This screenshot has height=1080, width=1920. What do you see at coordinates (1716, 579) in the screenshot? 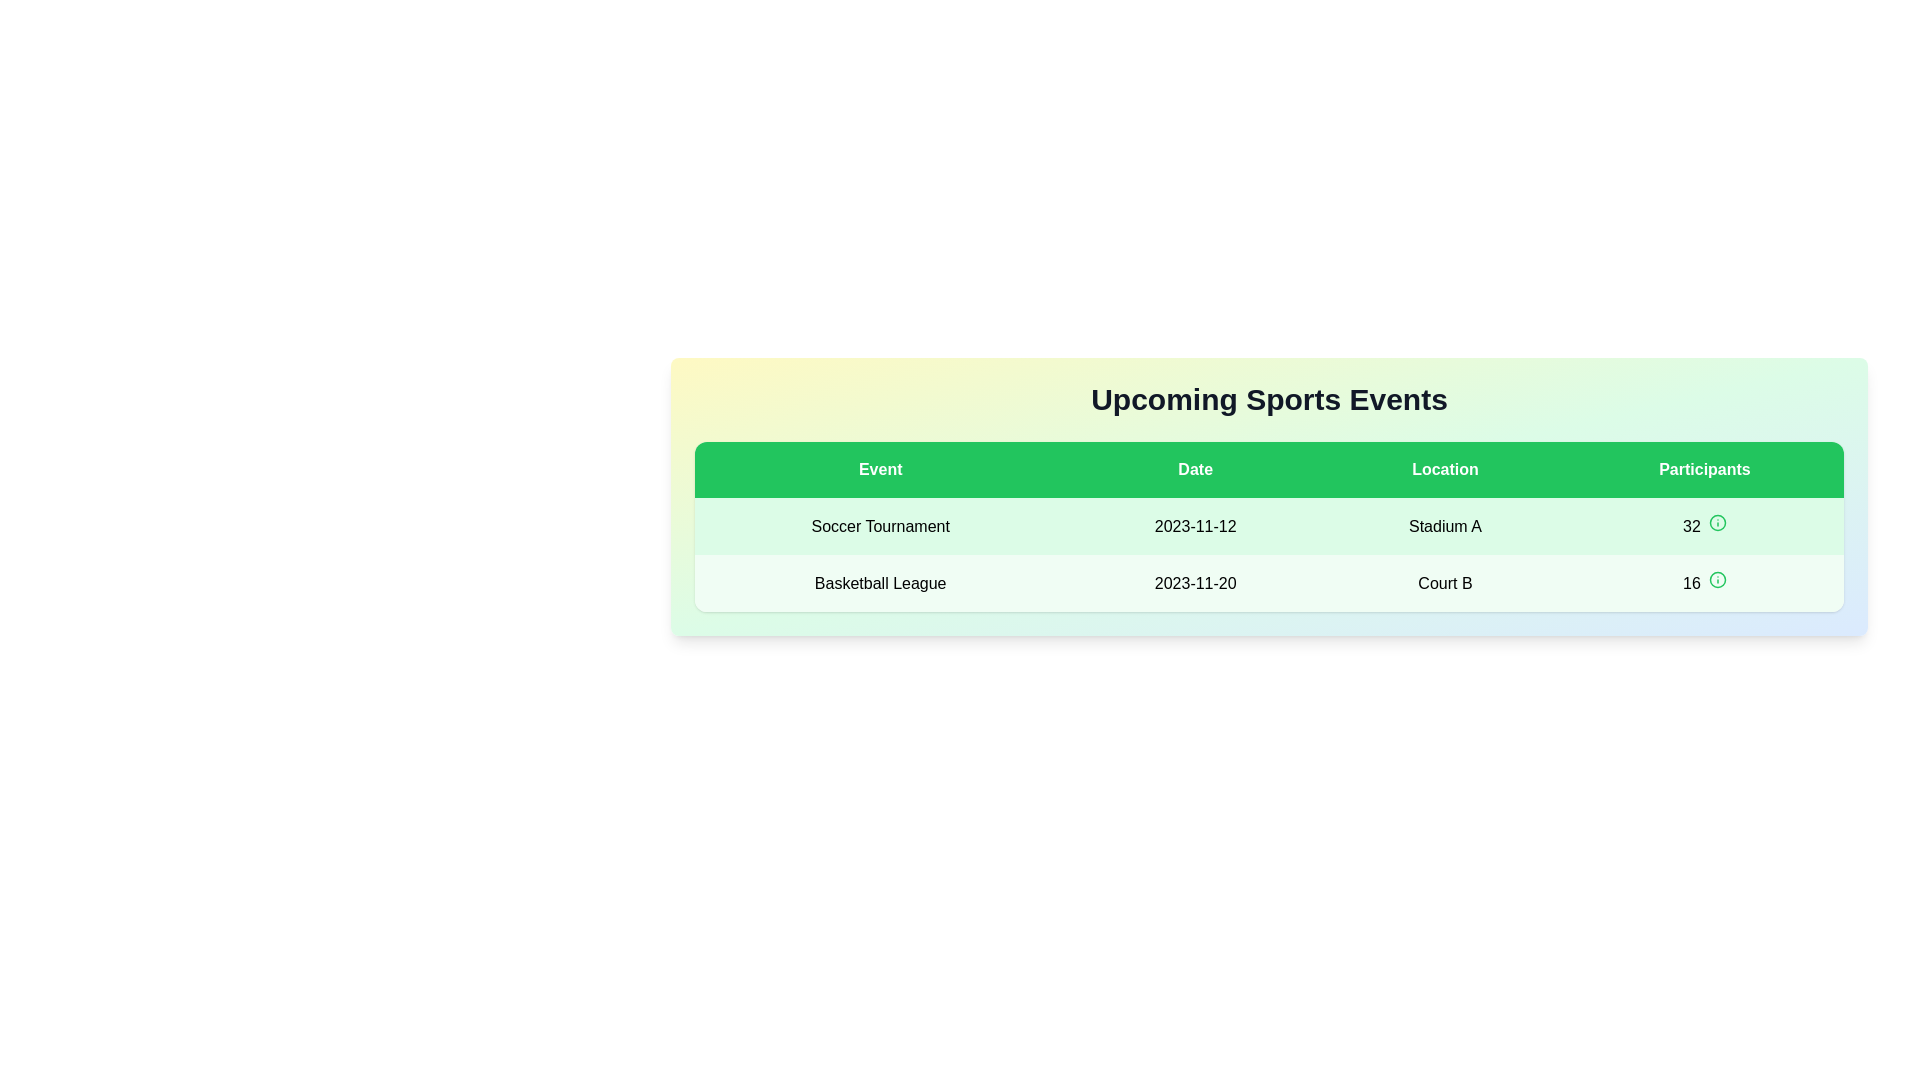
I see `the circular SVG icon located in the 'Participants' column of the second row of the table, which is positioned to the right of the number 16` at bounding box center [1716, 579].